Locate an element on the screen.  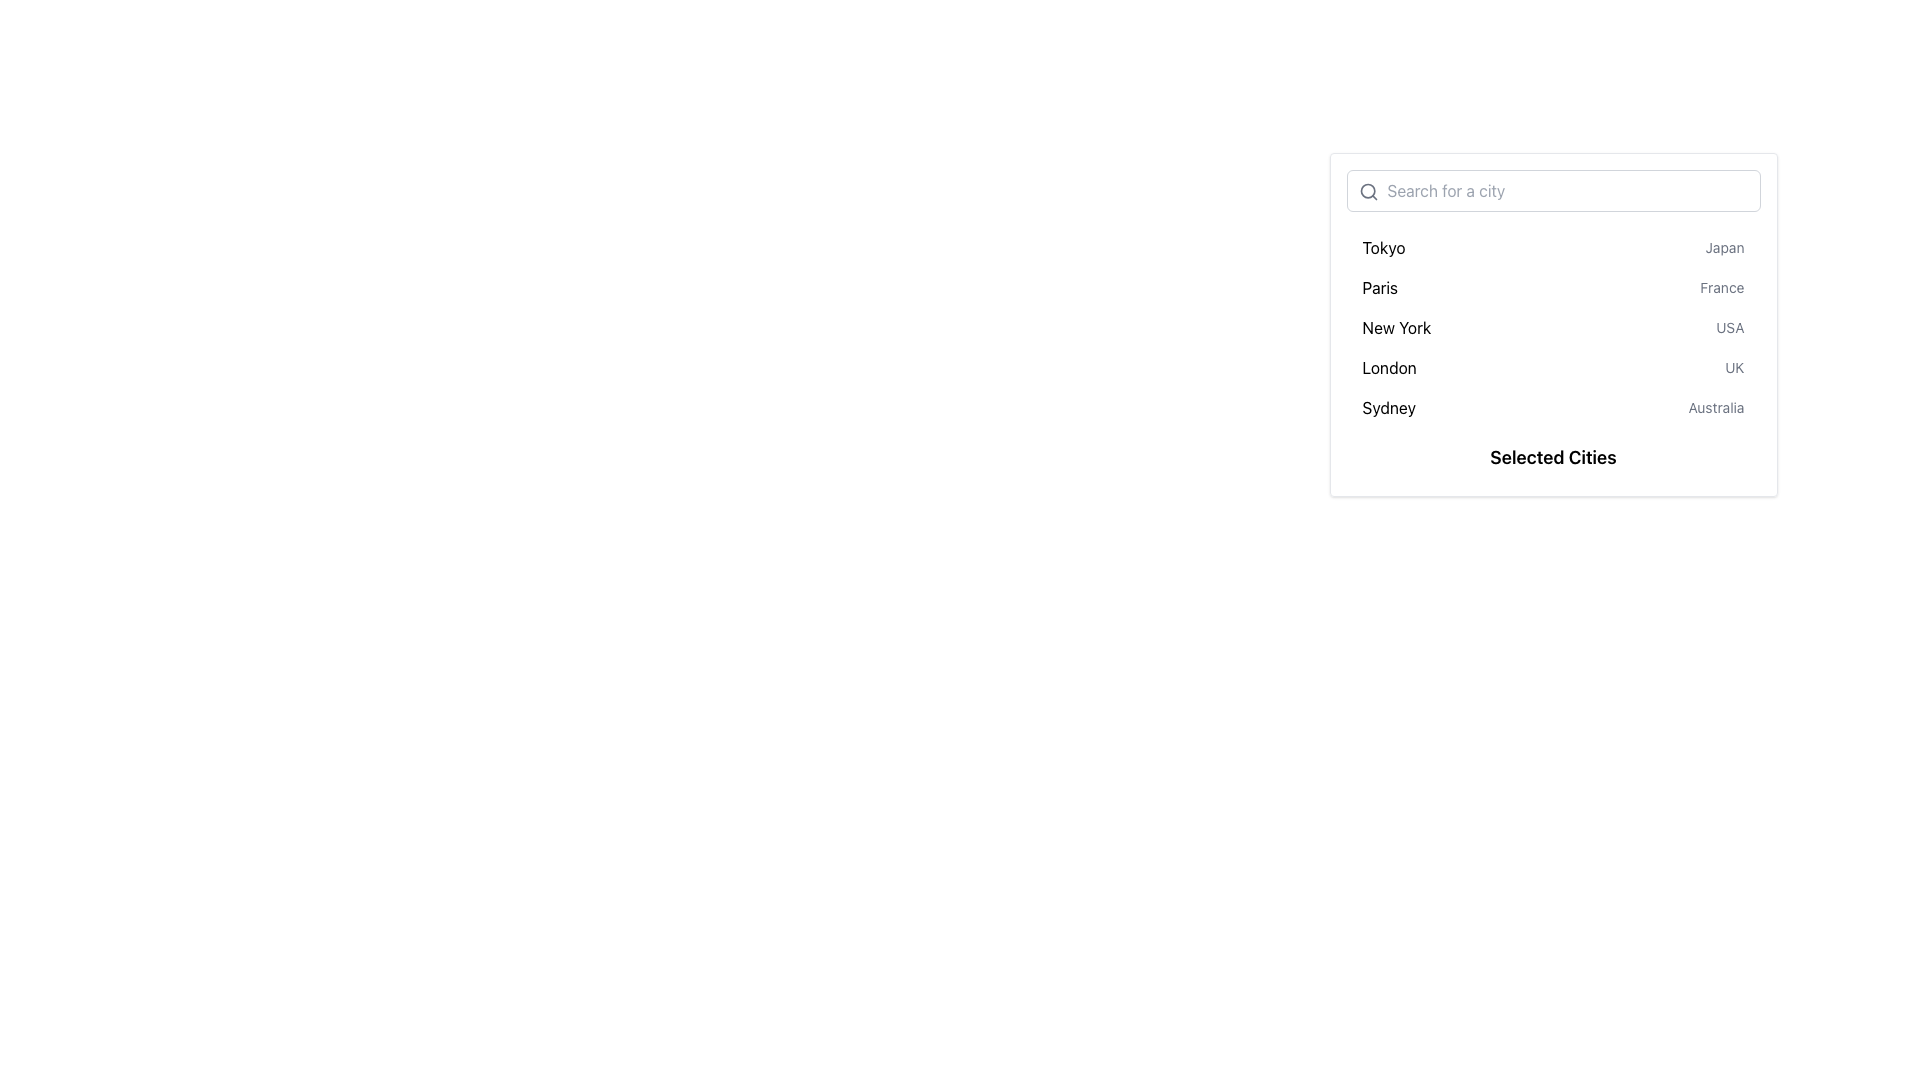
text from the Text Label that serves as a label for a city name, located in the fifth row of the list beneath 'London' and next to 'Australia' is located at coordinates (1388, 407).